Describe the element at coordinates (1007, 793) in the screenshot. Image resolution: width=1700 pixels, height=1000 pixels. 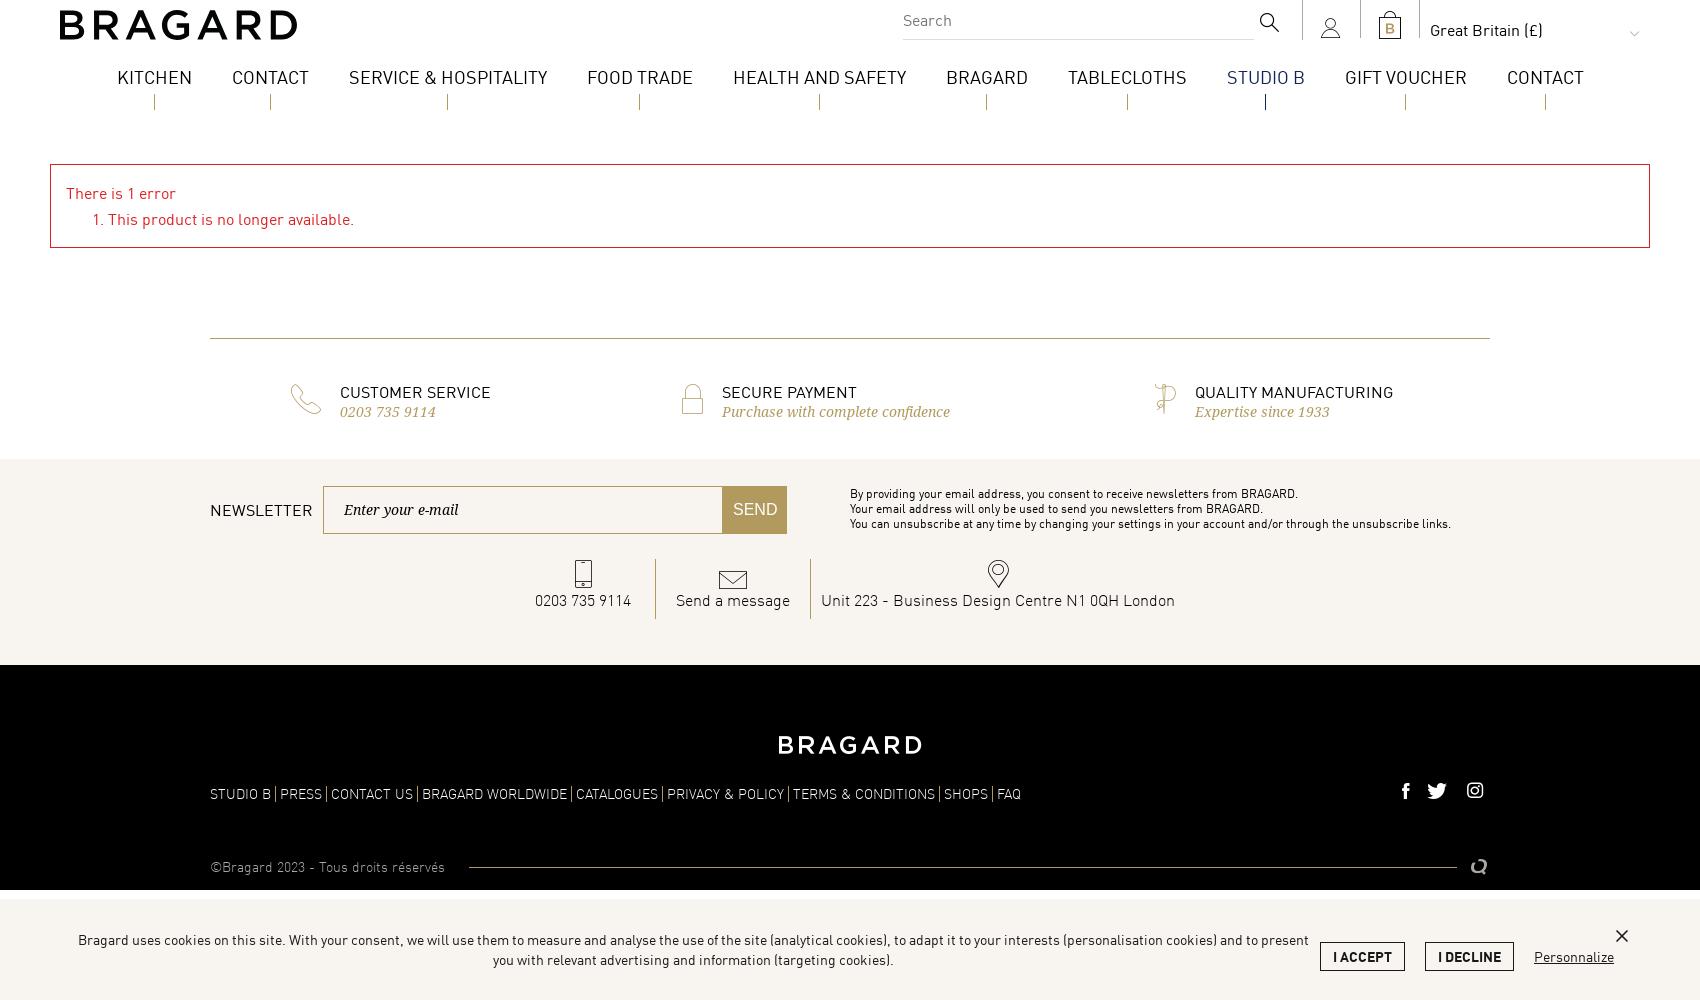
I see `'FAQ'` at that location.